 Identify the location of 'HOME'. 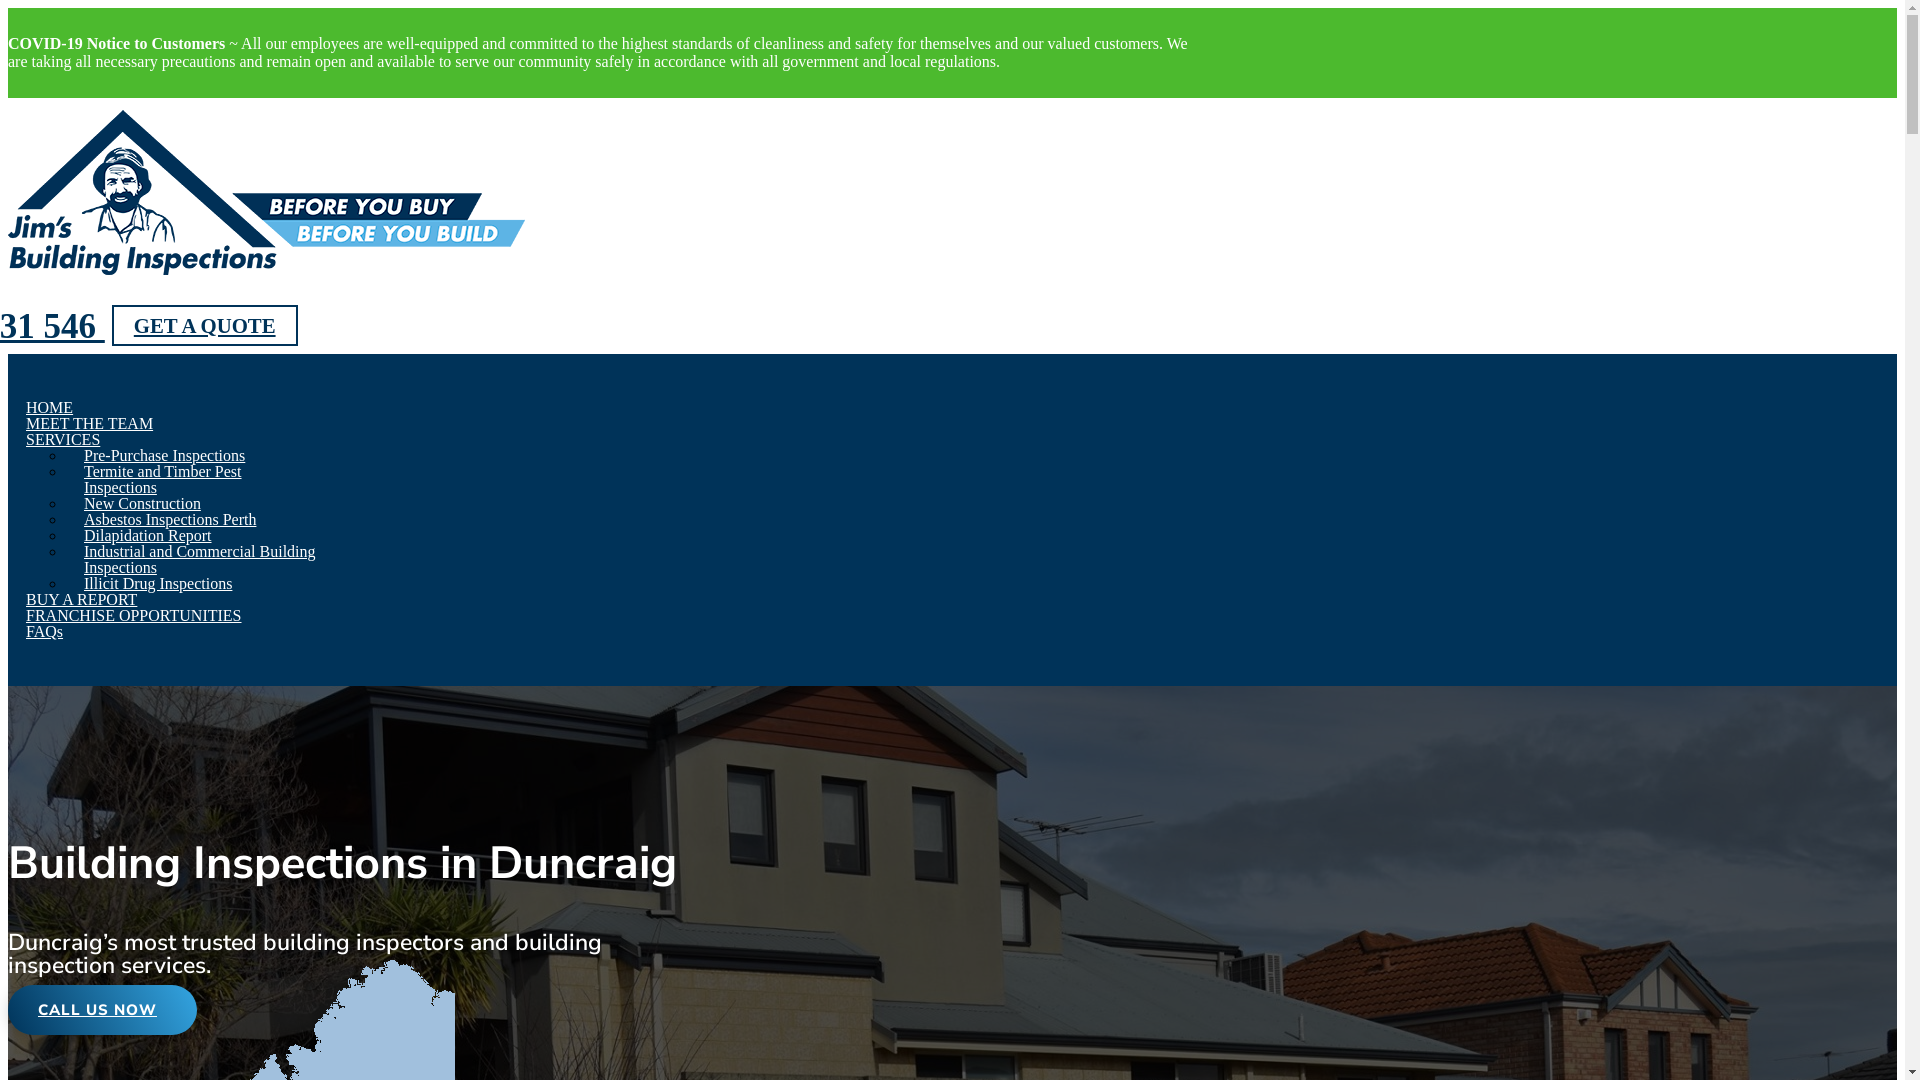
(49, 406).